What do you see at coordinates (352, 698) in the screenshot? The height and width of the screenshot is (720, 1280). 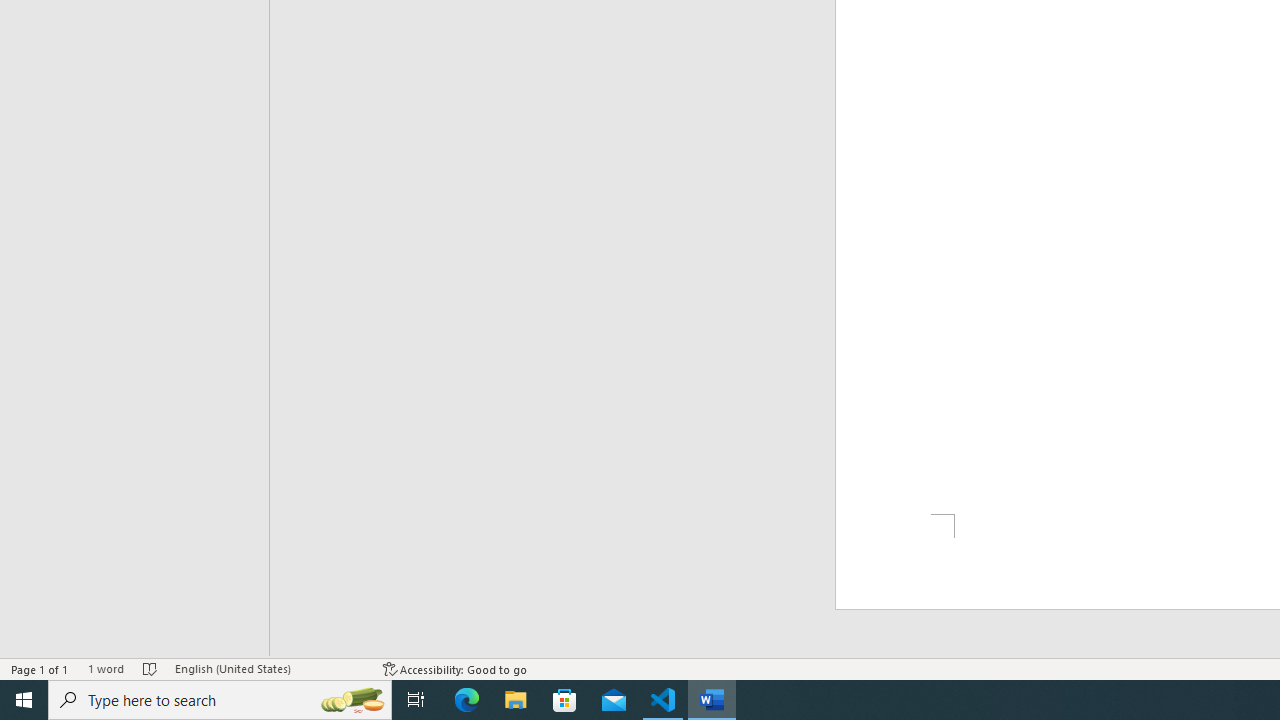 I see `'Search highlights icon opens search home window'` at bounding box center [352, 698].